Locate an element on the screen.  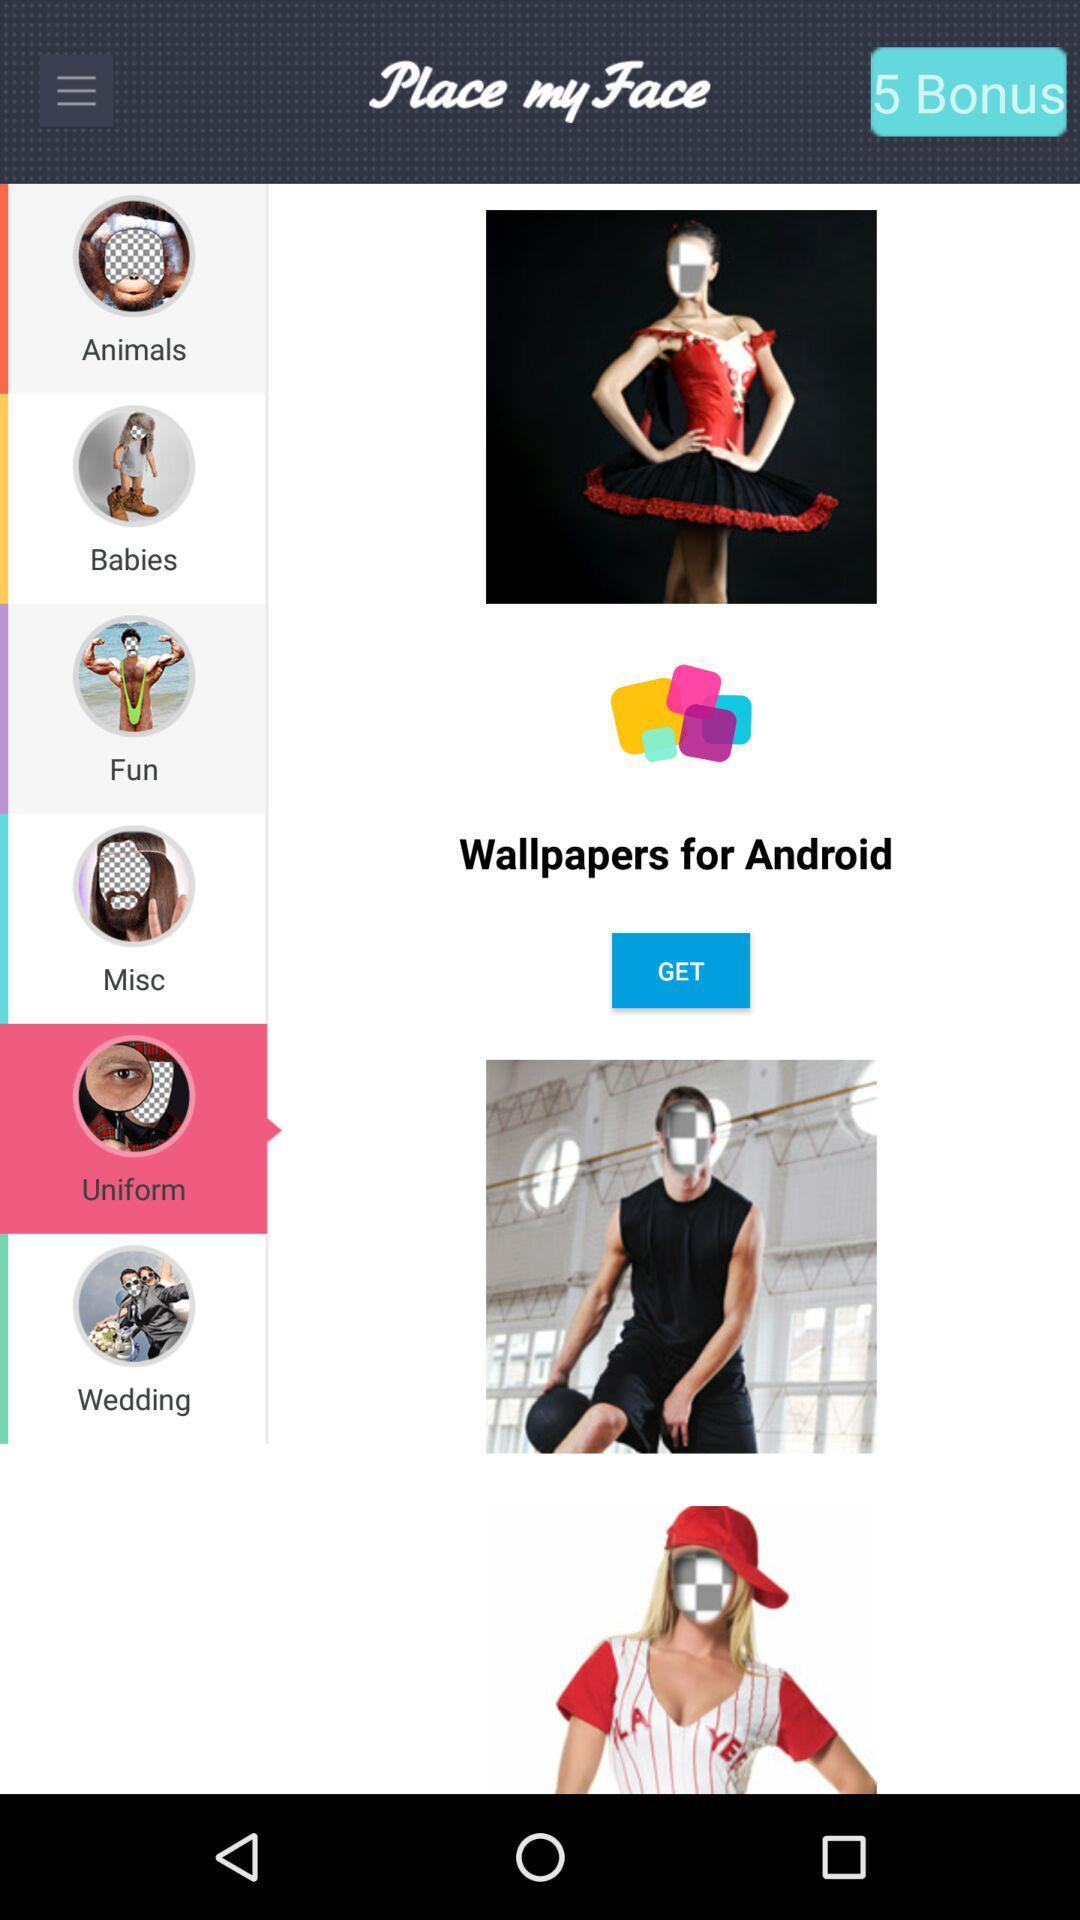
second image from bottom is located at coordinates (680, 1256).